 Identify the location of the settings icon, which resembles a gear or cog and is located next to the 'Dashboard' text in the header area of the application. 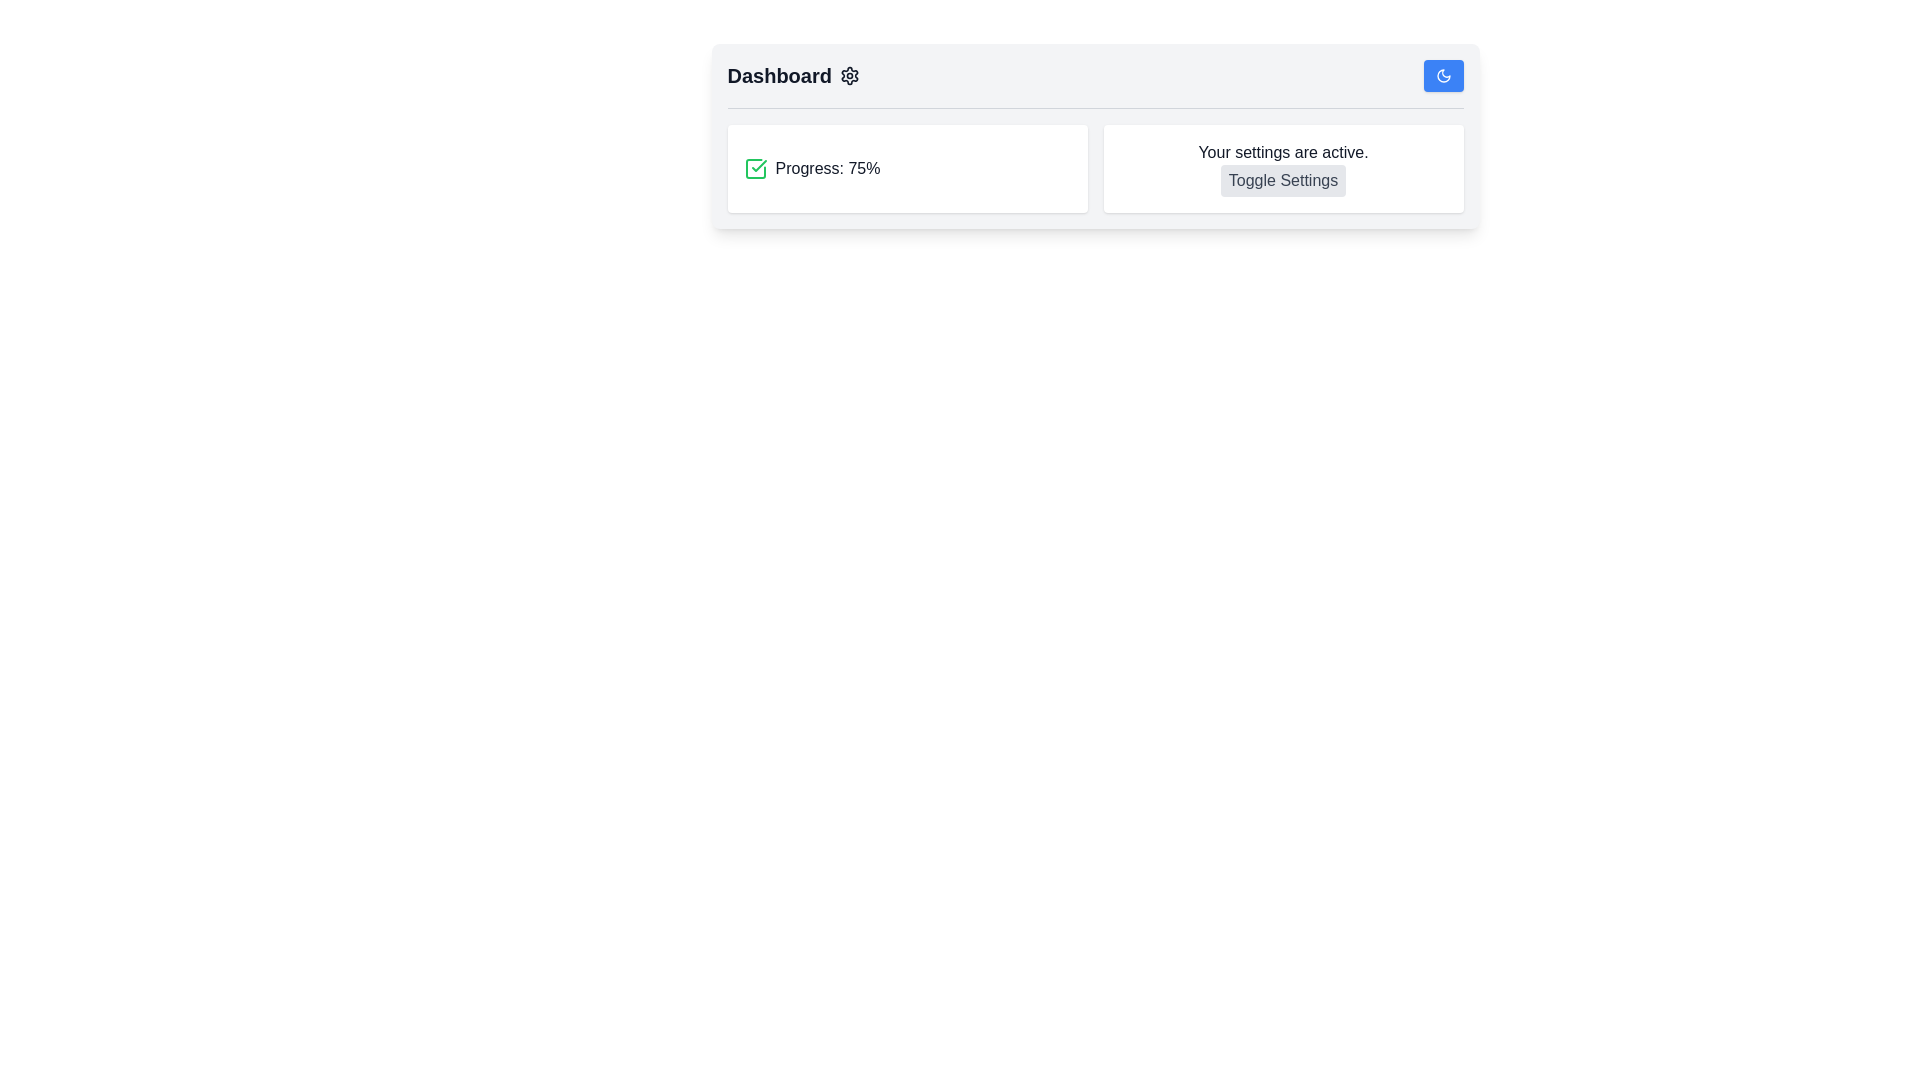
(849, 75).